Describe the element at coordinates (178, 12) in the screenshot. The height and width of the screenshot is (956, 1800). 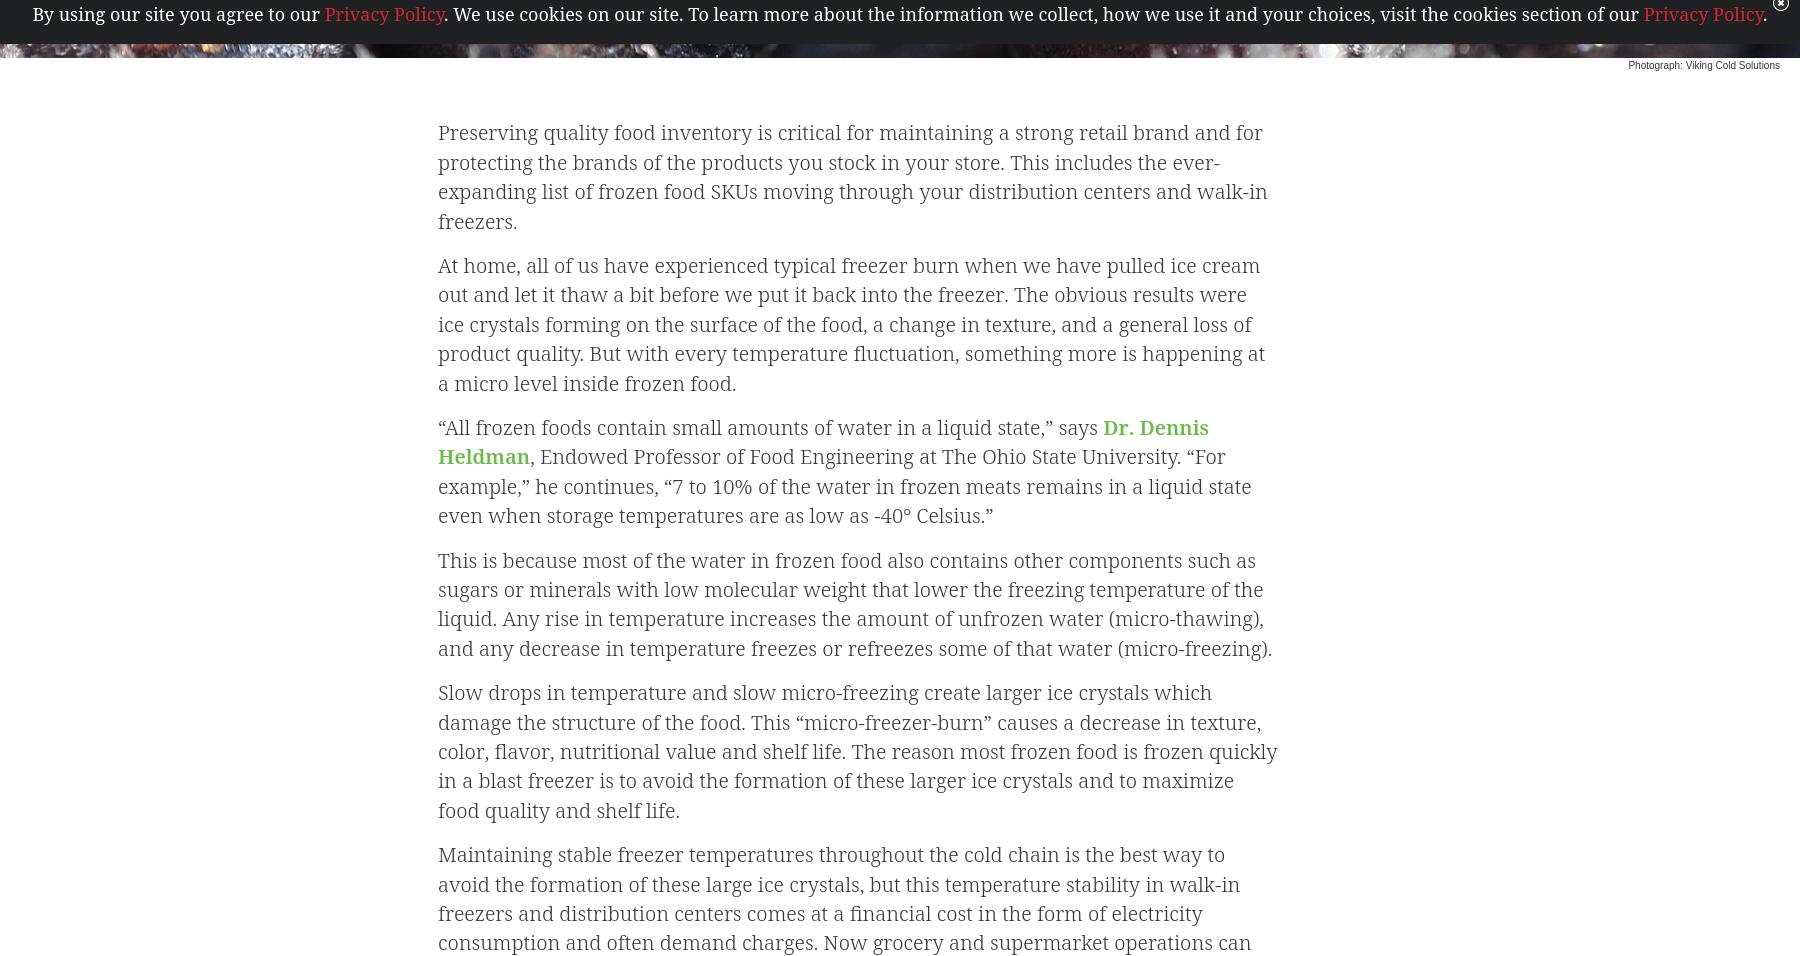
I see `'By using our site you agree to our'` at that location.